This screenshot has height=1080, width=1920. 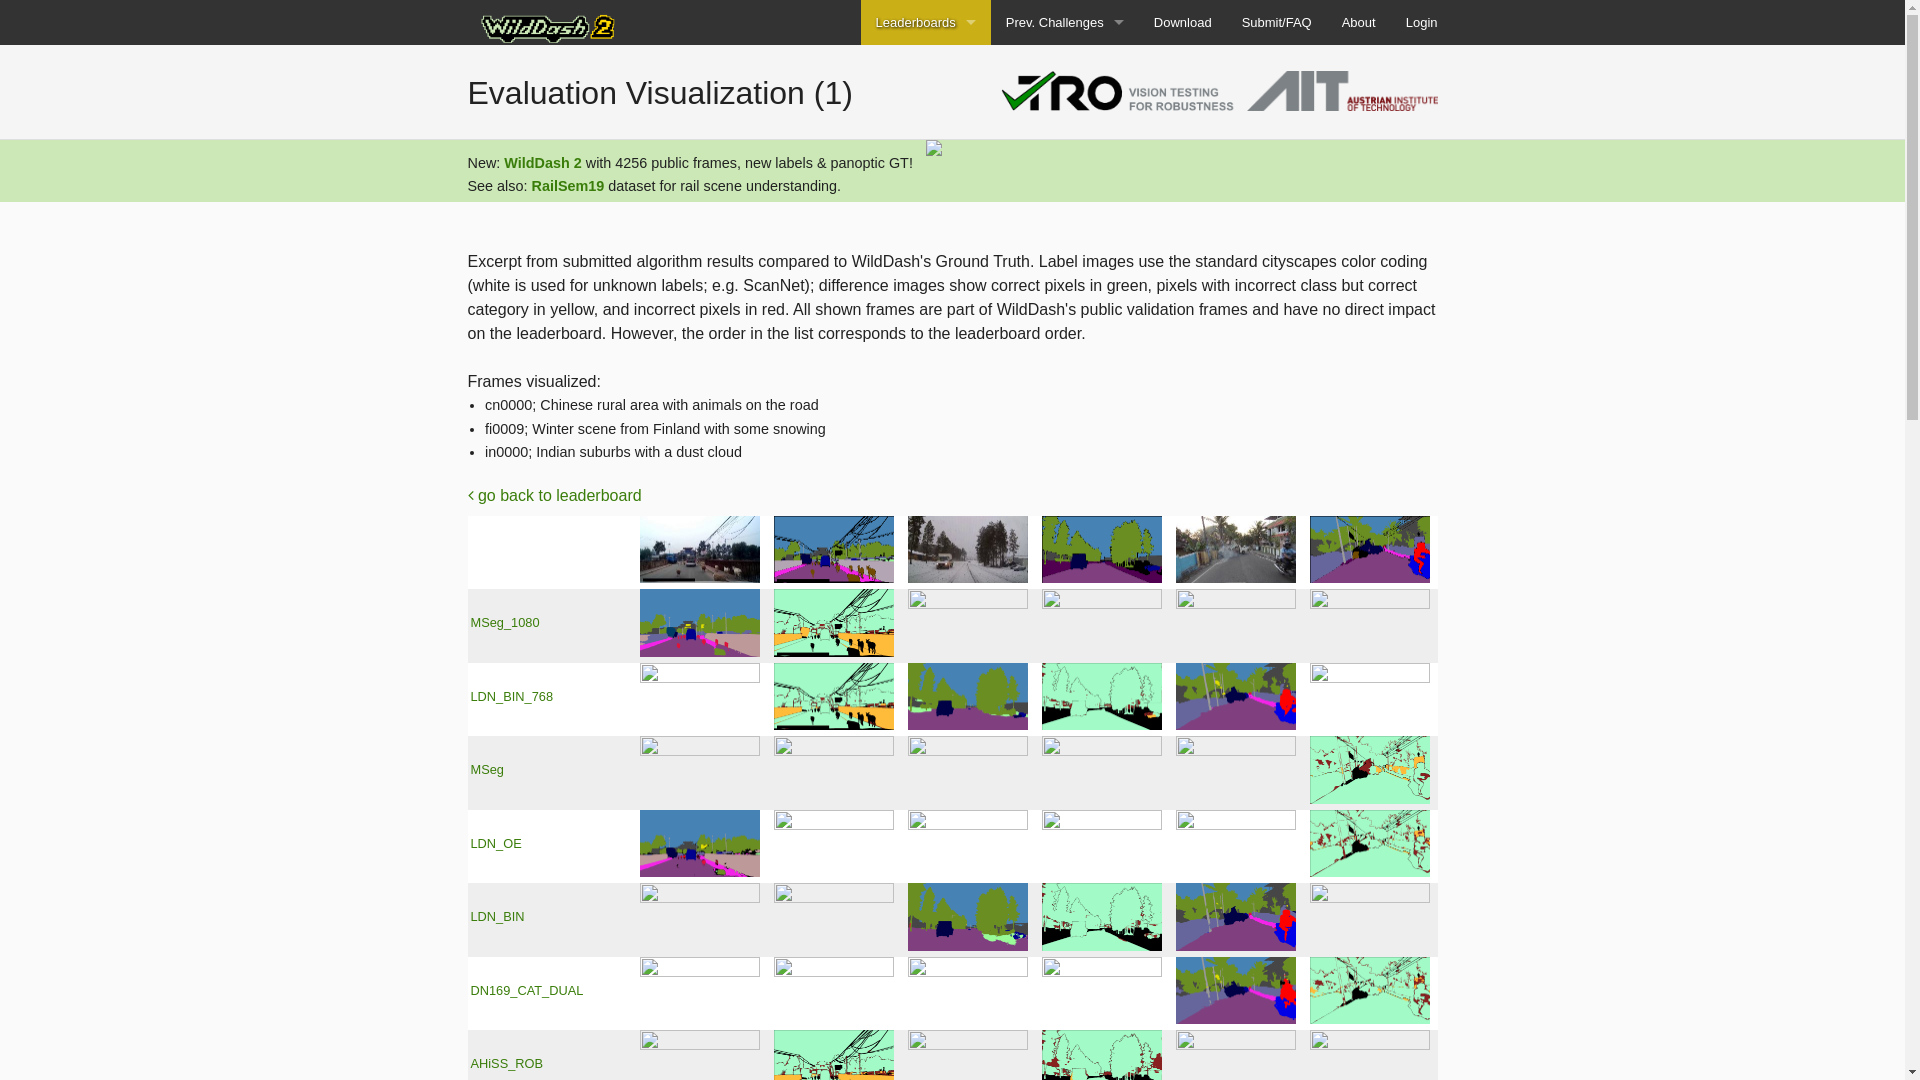 What do you see at coordinates (495, 843) in the screenshot?
I see `'LDN_OE'` at bounding box center [495, 843].